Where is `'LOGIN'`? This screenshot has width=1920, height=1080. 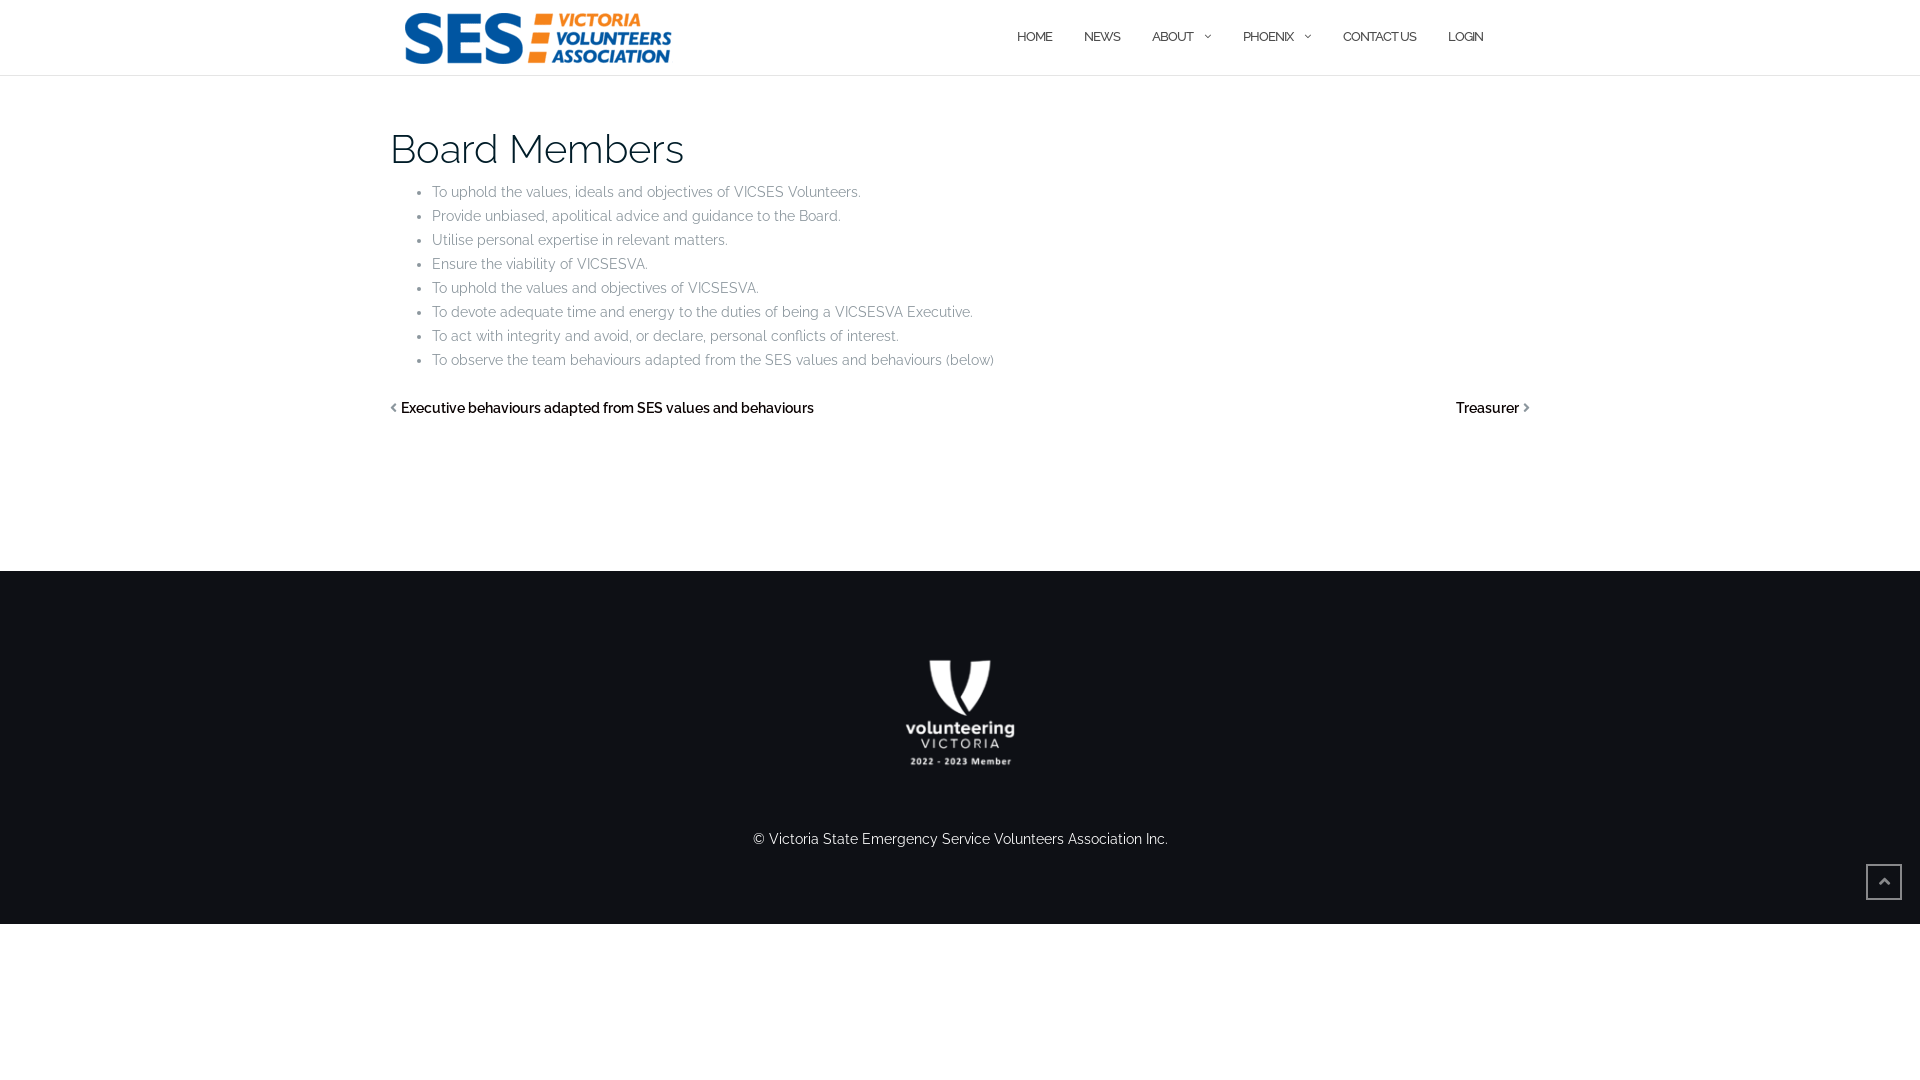 'LOGIN' is located at coordinates (1465, 37).